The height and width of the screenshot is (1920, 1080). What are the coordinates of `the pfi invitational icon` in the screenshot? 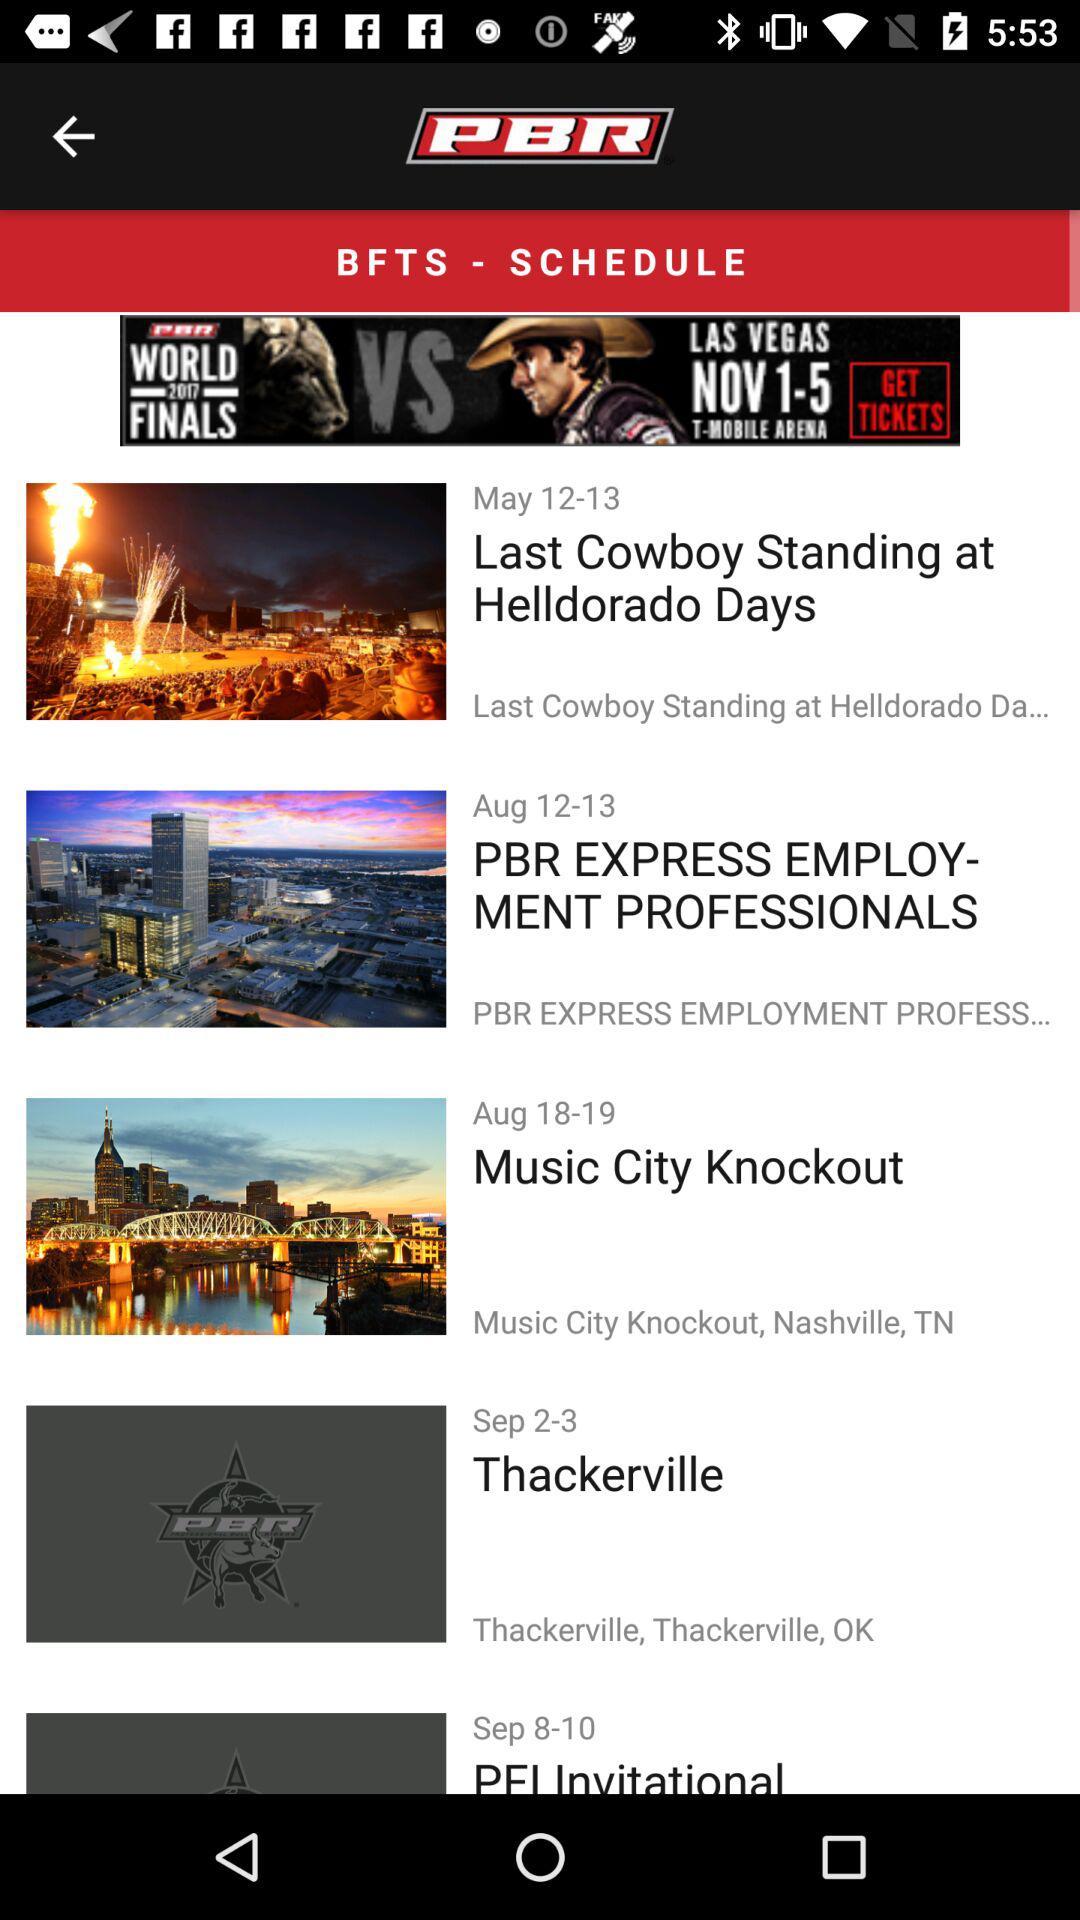 It's located at (763, 1771).